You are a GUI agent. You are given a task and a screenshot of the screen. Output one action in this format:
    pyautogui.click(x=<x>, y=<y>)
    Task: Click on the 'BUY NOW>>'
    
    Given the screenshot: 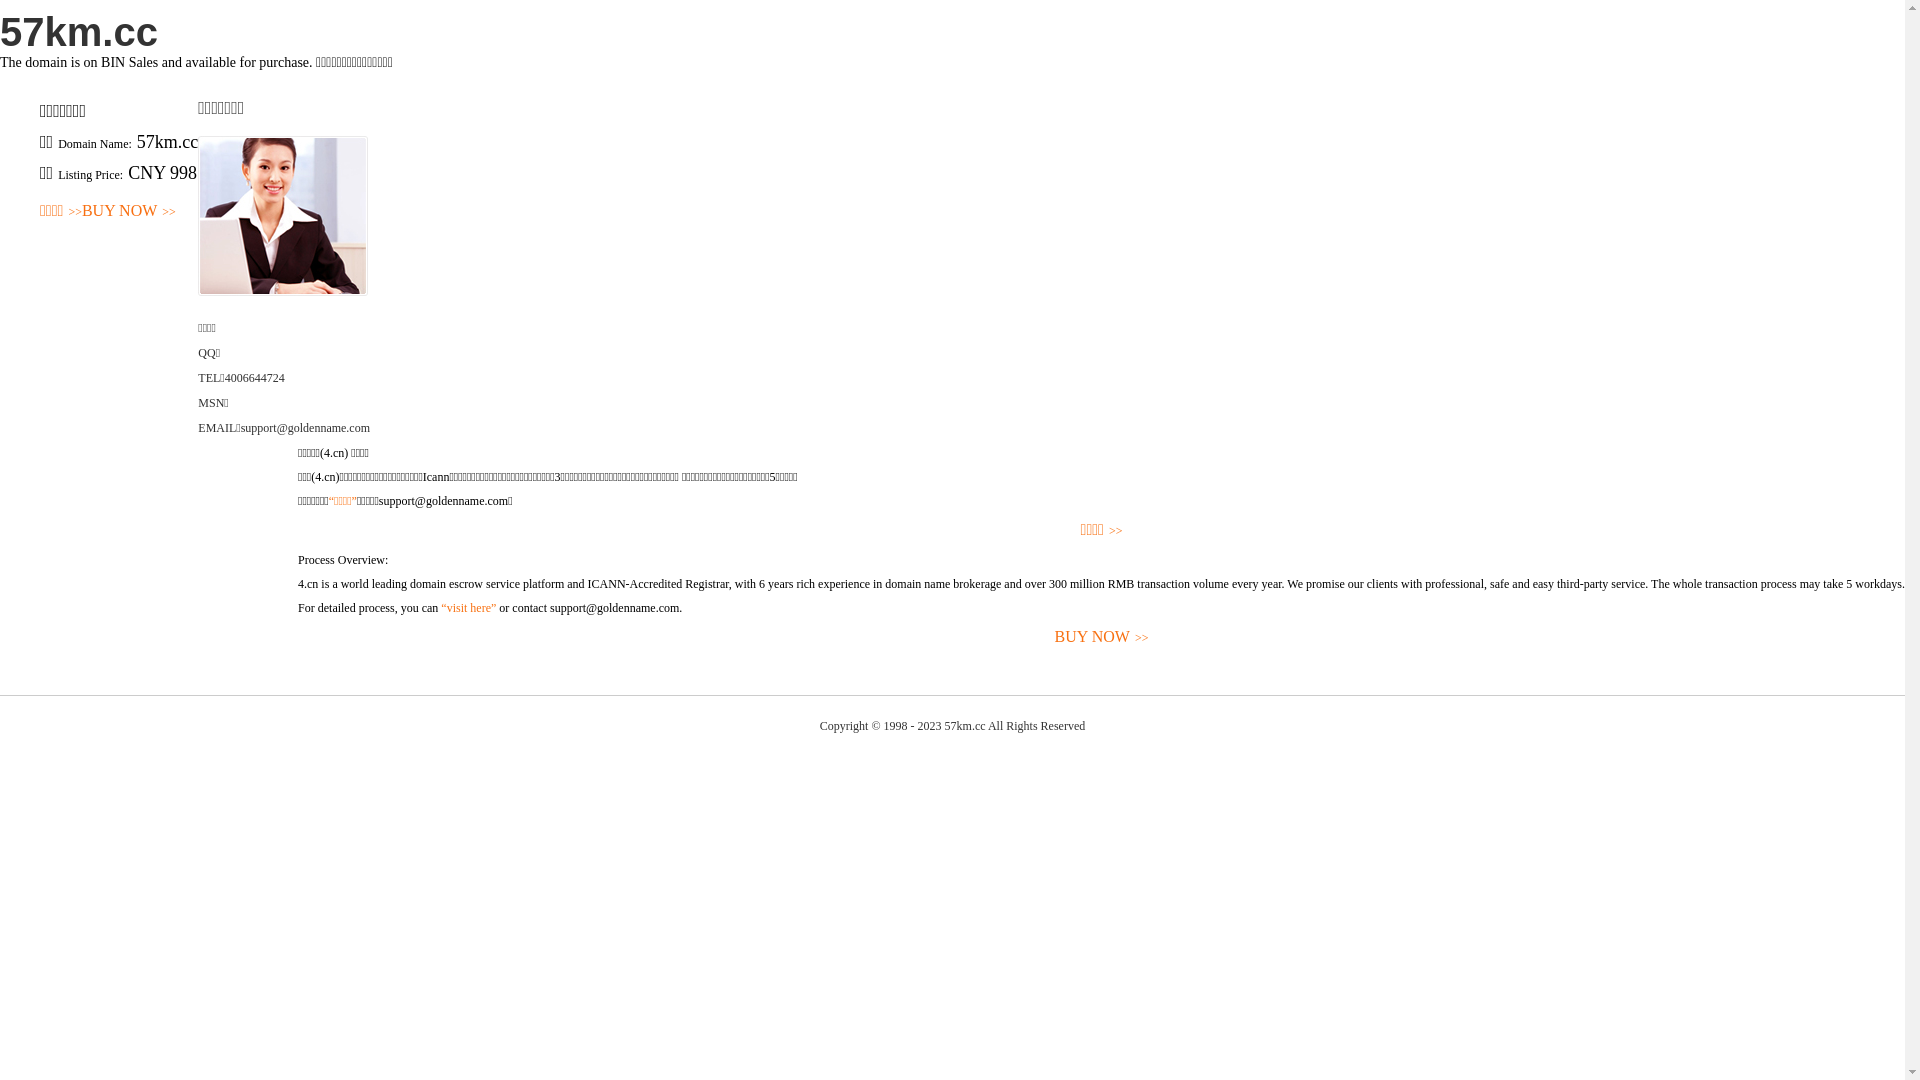 What is the action you would take?
    pyautogui.click(x=296, y=637)
    